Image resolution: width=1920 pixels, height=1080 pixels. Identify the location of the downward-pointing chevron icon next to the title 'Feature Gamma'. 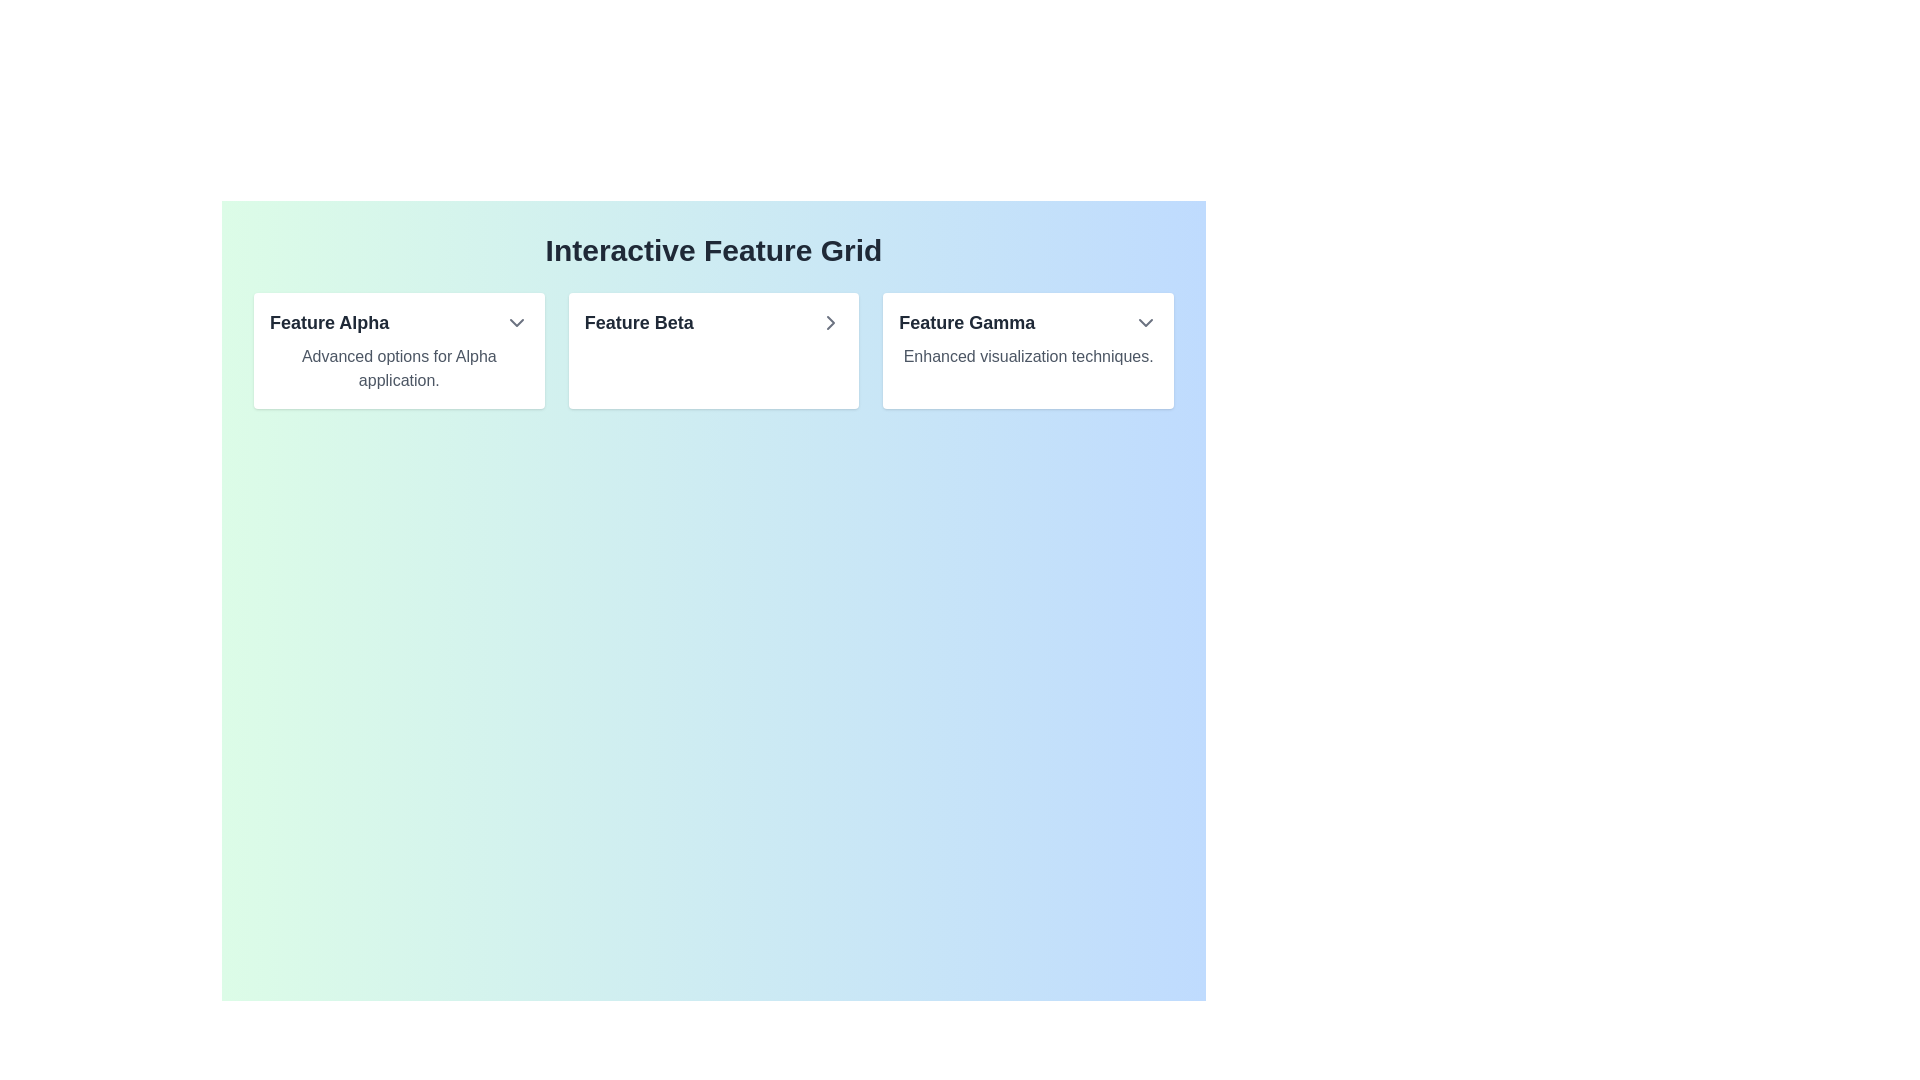
(1146, 322).